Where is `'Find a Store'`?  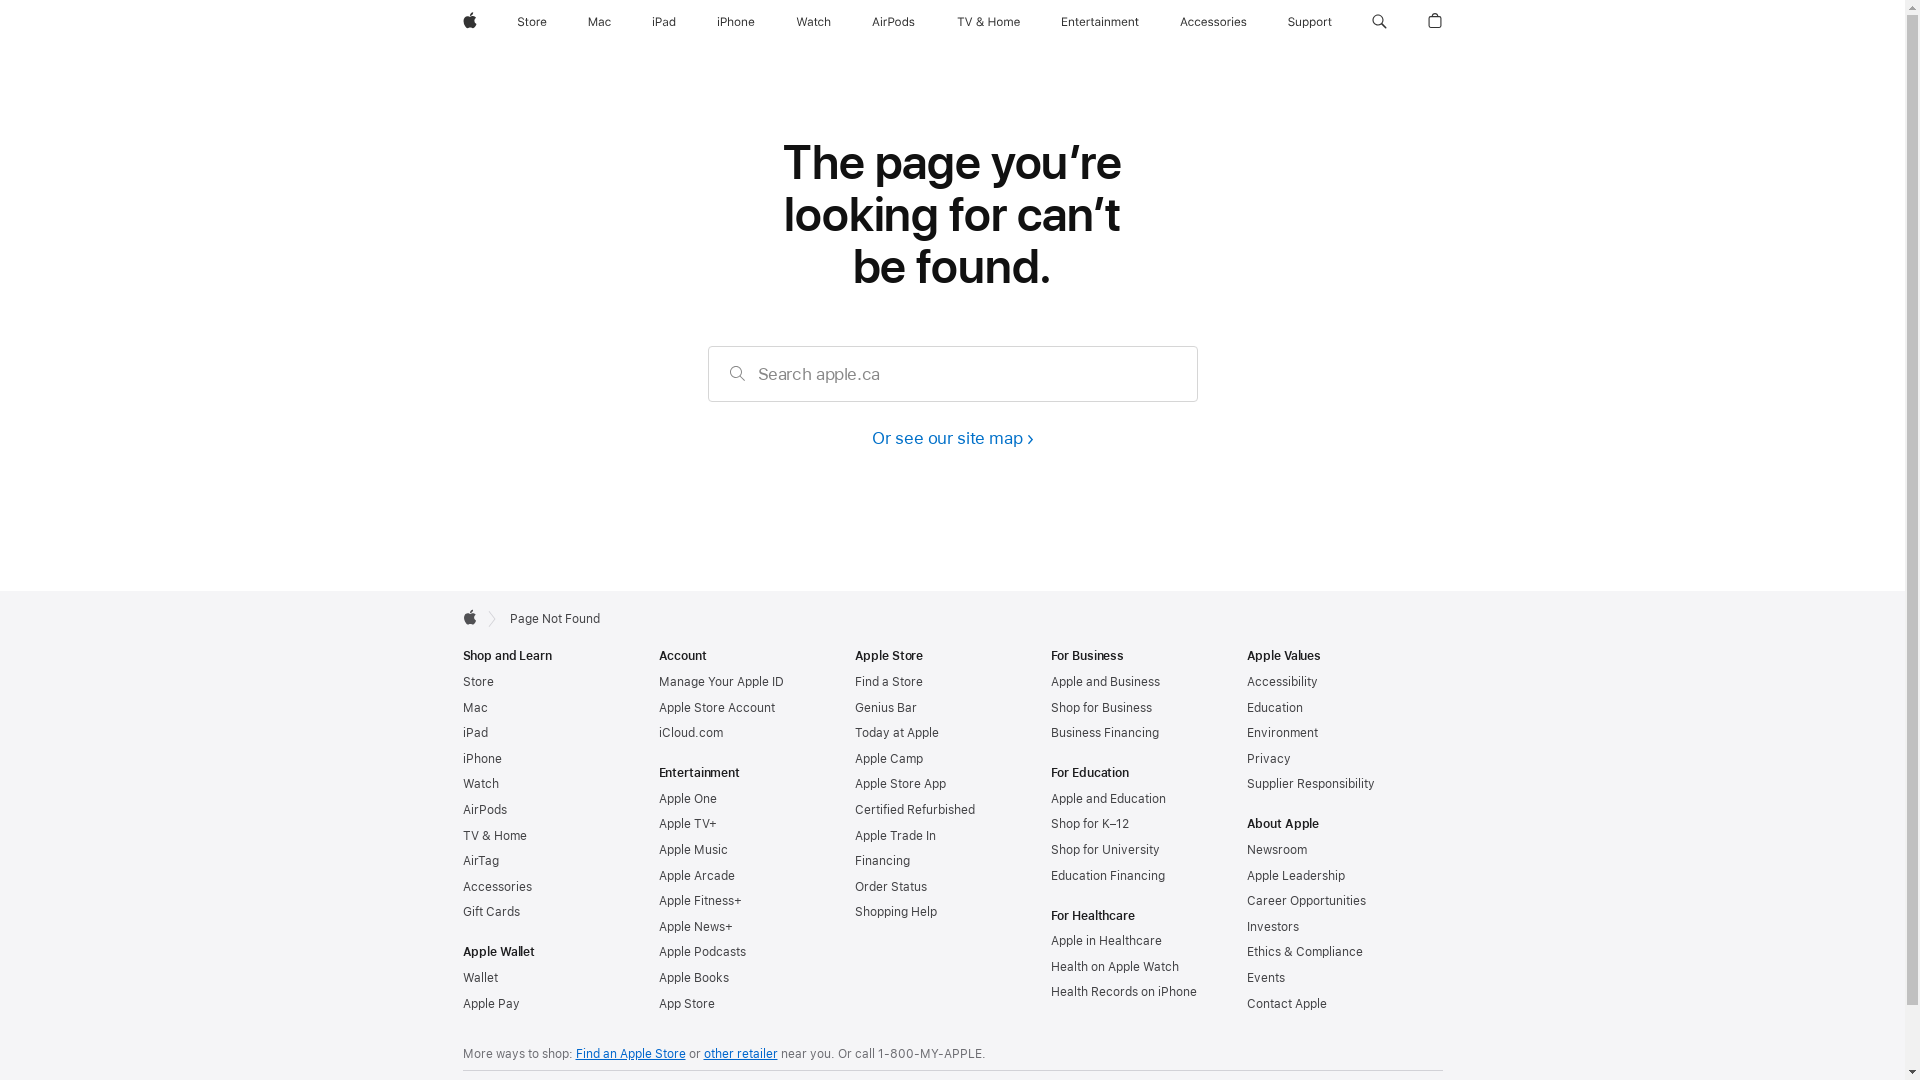 'Find a Store' is located at coordinates (887, 681).